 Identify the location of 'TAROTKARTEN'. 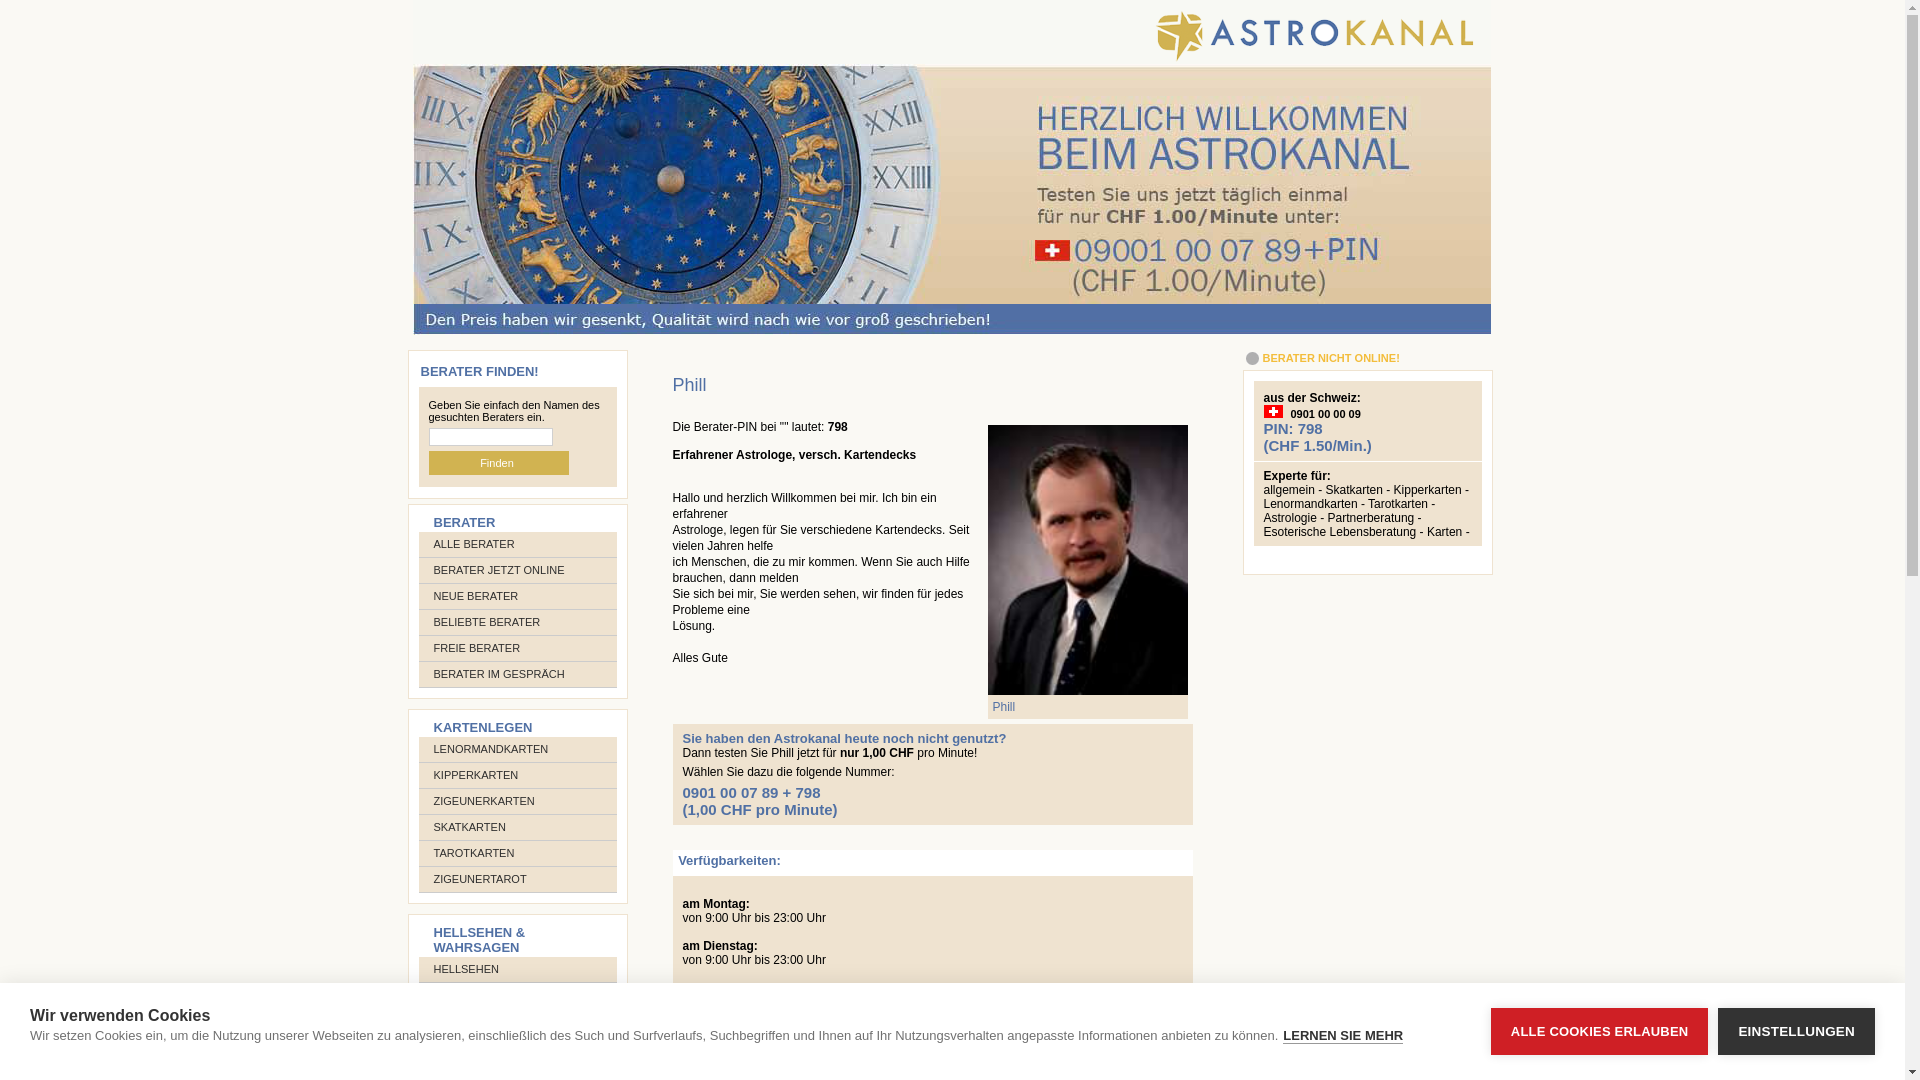
(473, 852).